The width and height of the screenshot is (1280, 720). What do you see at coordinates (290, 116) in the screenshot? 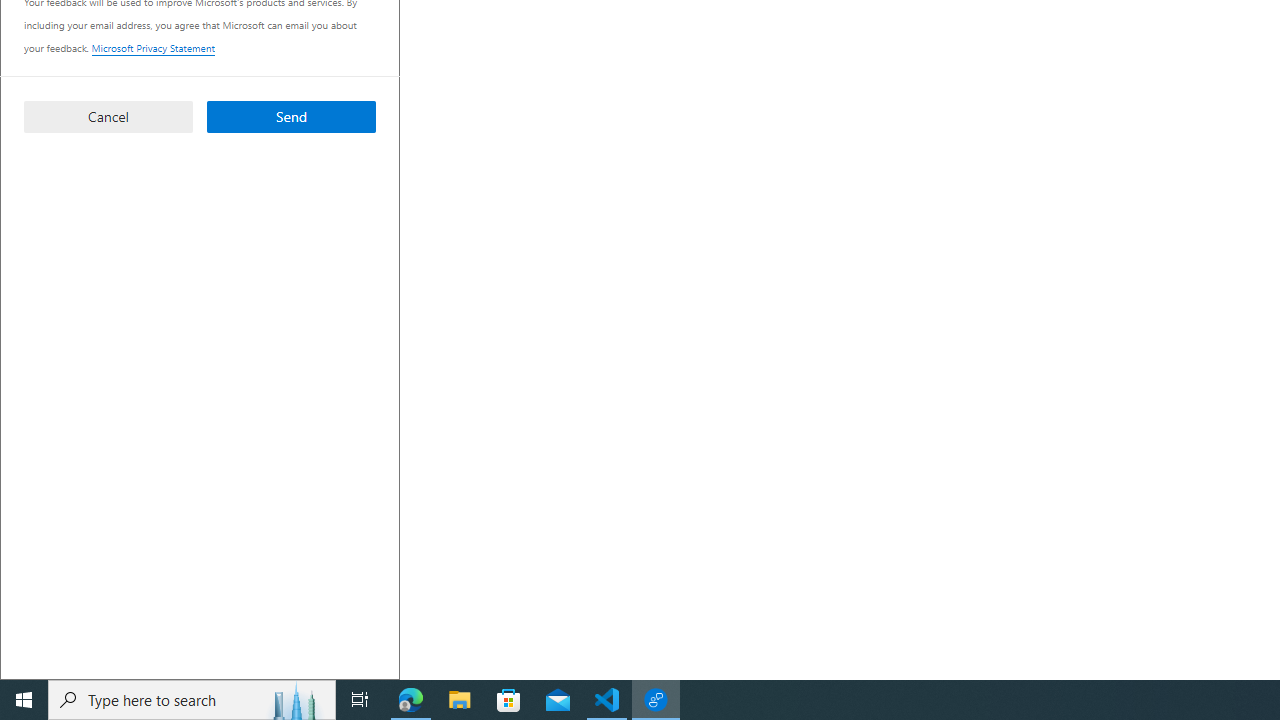
I see `'Send'` at bounding box center [290, 116].